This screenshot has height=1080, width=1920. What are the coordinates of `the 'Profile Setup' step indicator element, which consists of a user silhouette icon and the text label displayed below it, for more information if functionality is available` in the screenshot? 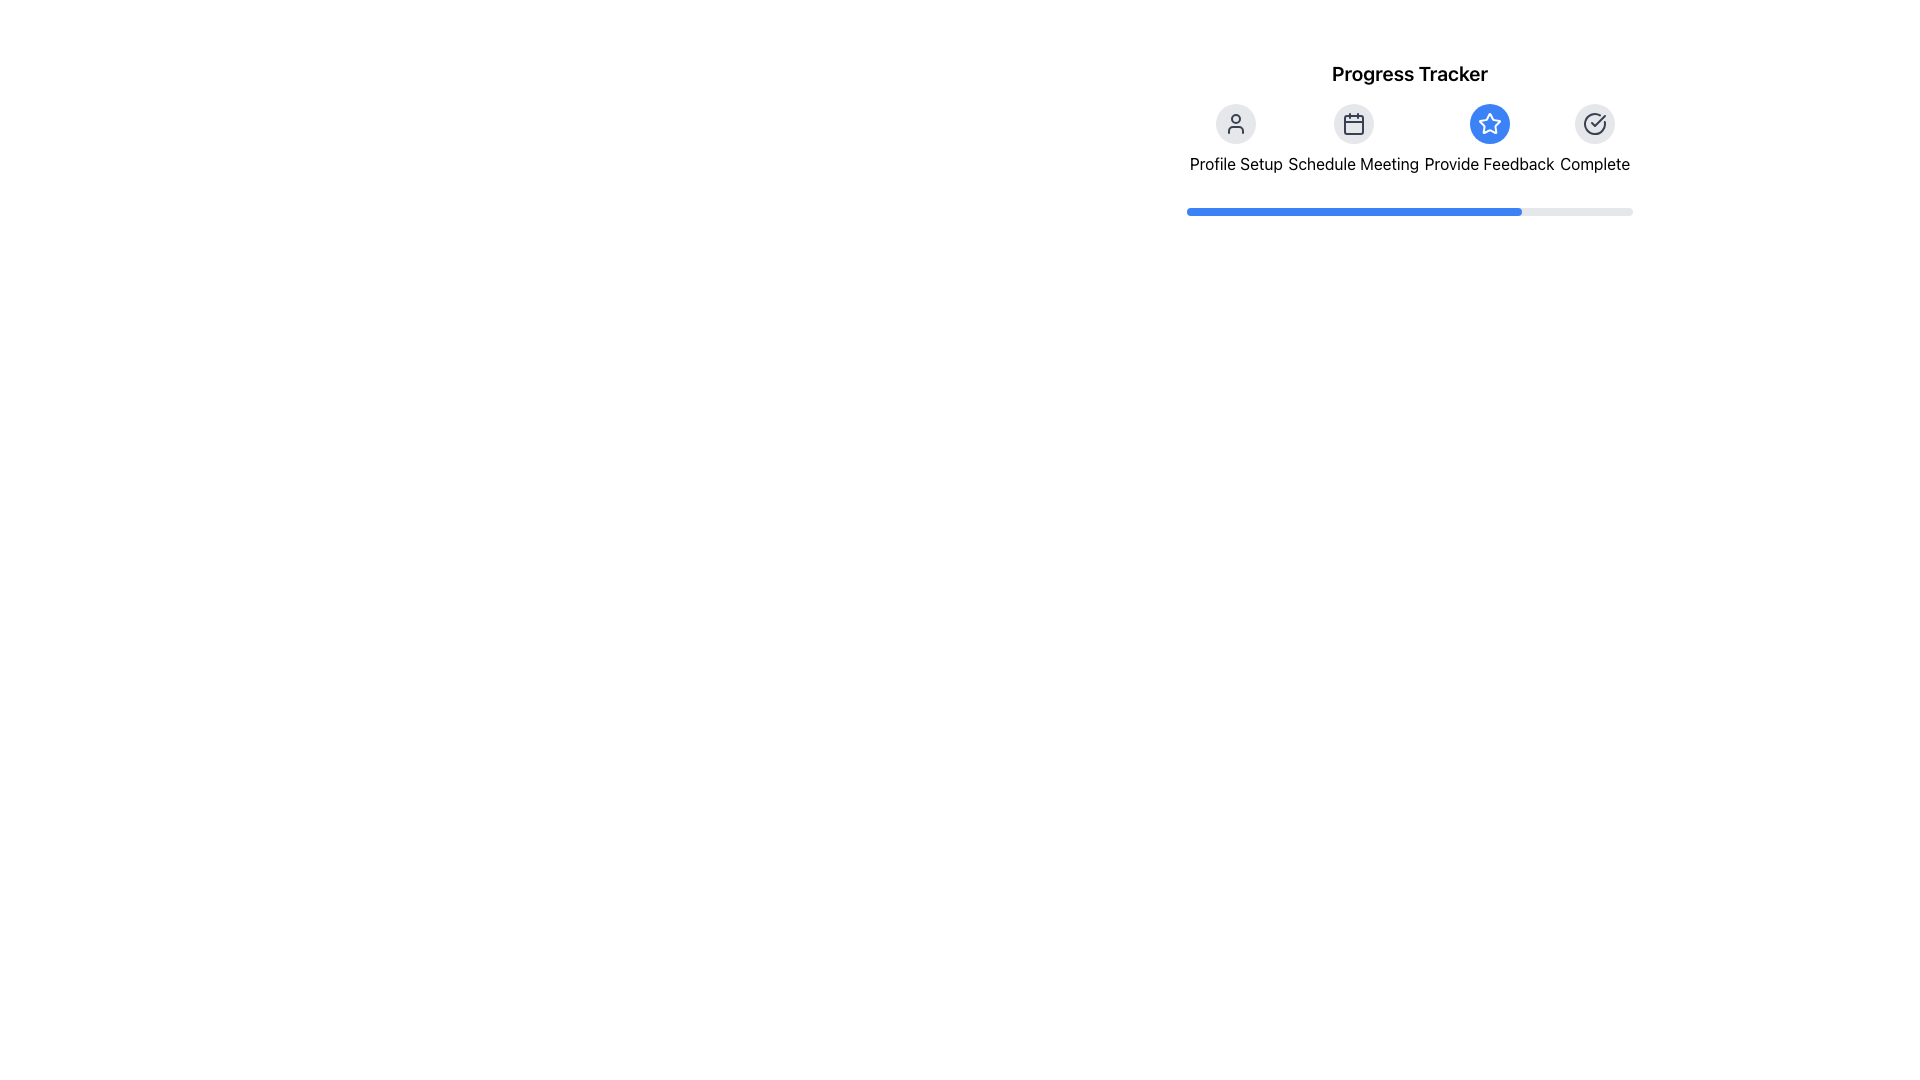 It's located at (1235, 138).